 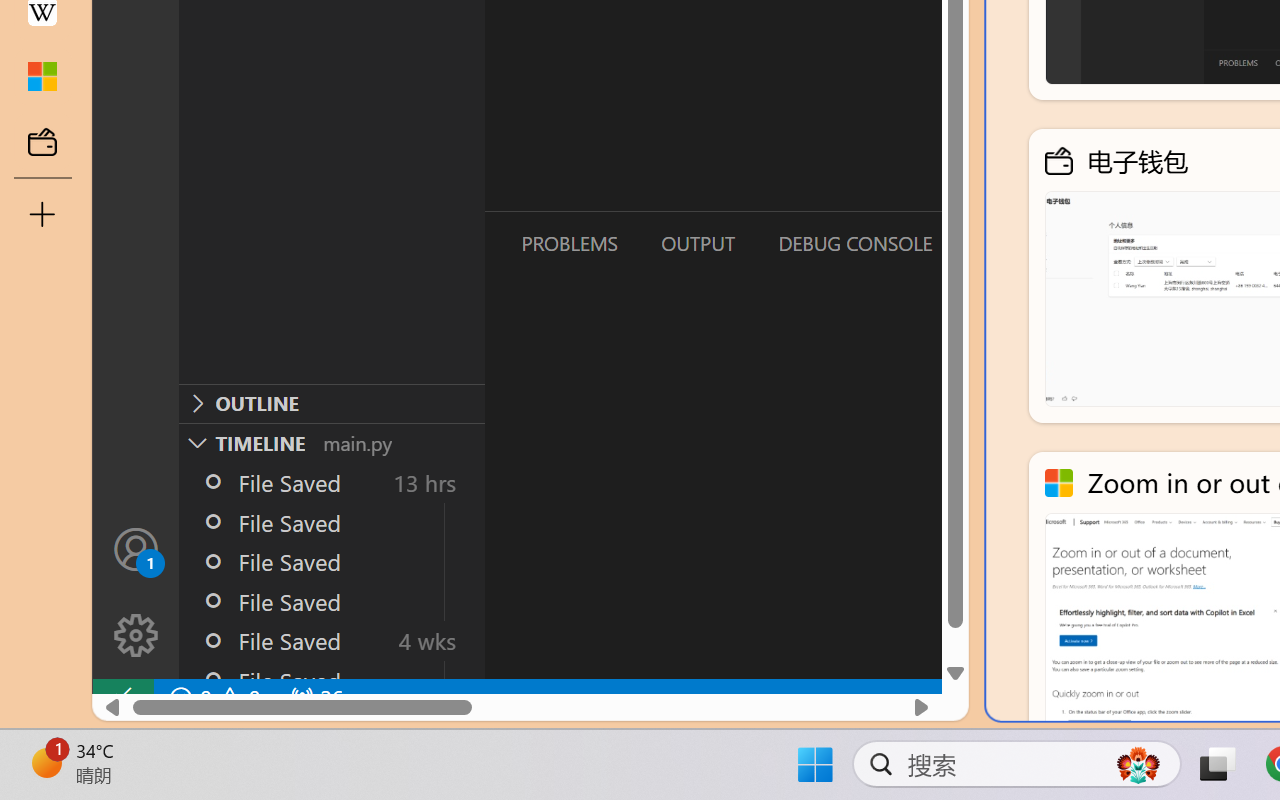 What do you see at coordinates (134, 548) in the screenshot?
I see `'Accounts - Sign in requested'` at bounding box center [134, 548].